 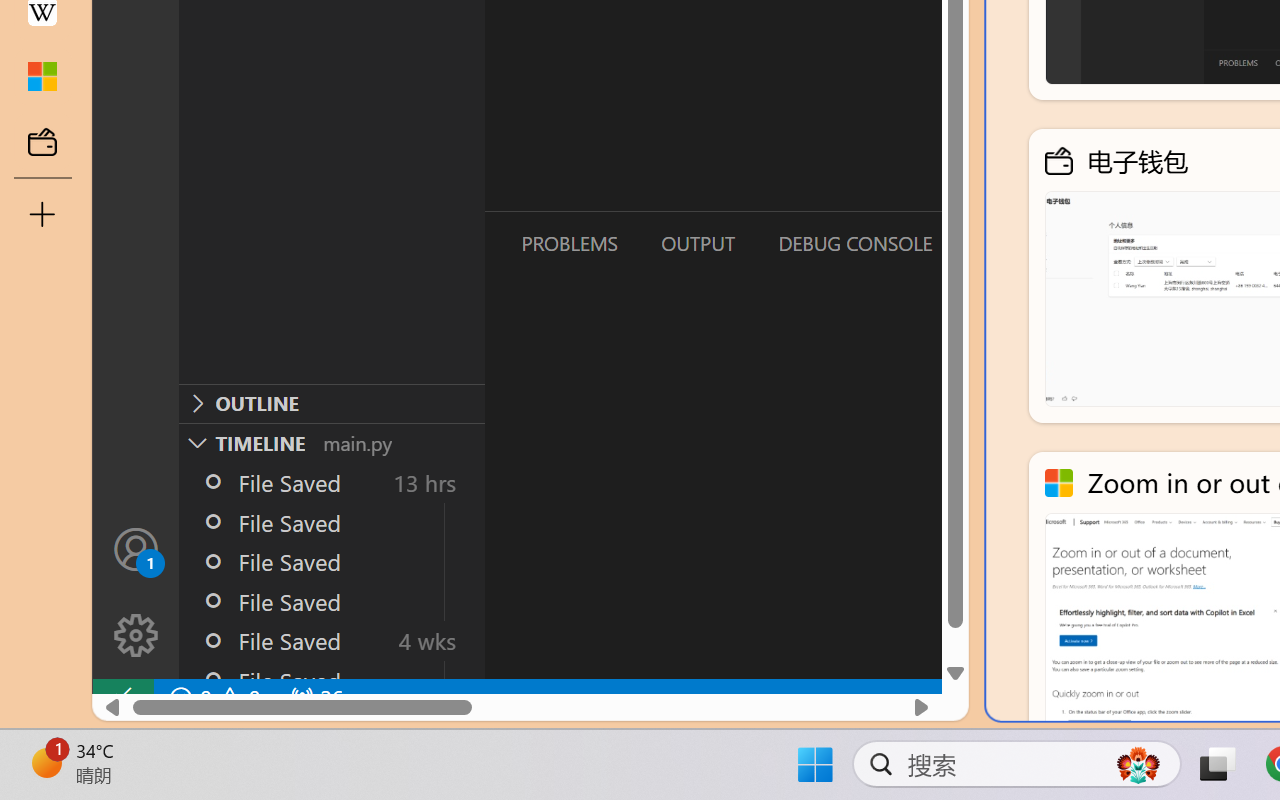 What do you see at coordinates (134, 548) in the screenshot?
I see `'Accounts - Sign in requested'` at bounding box center [134, 548].